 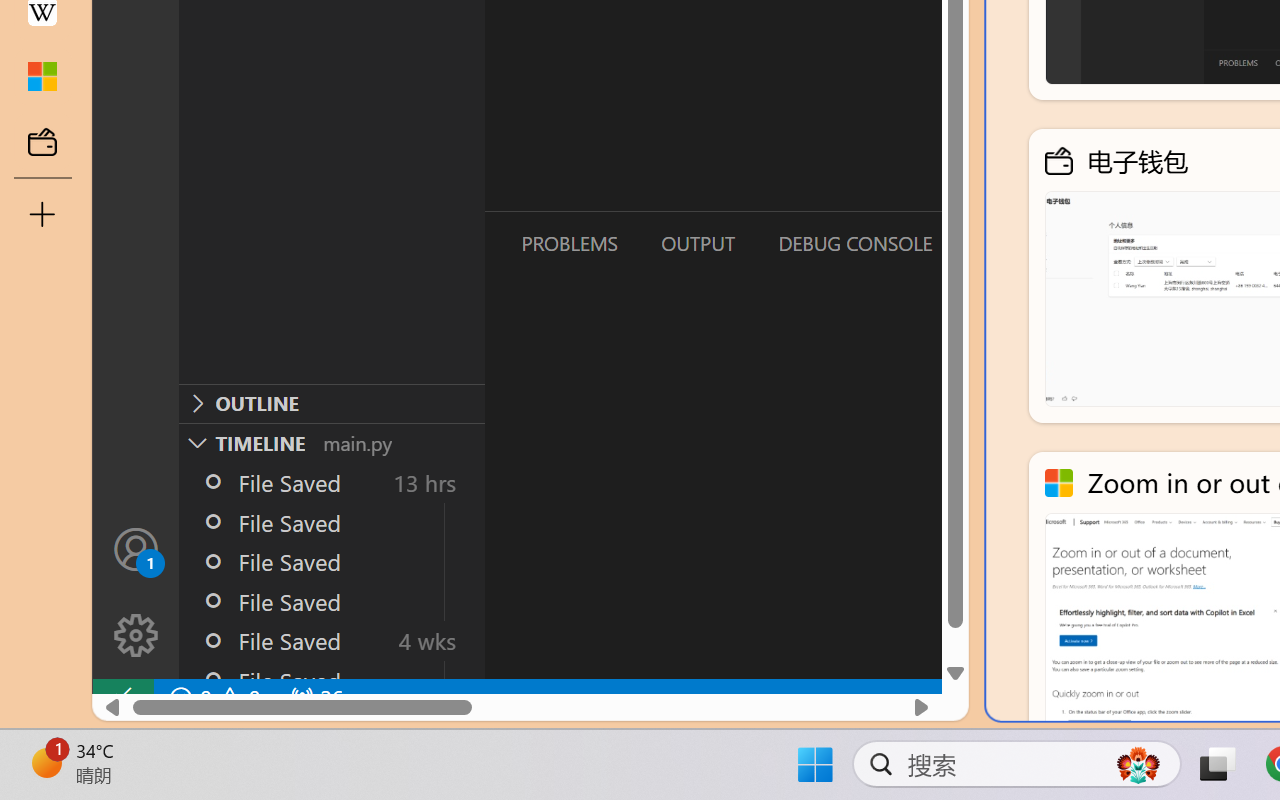 What do you see at coordinates (134, 548) in the screenshot?
I see `'Accounts - Sign in requested'` at bounding box center [134, 548].